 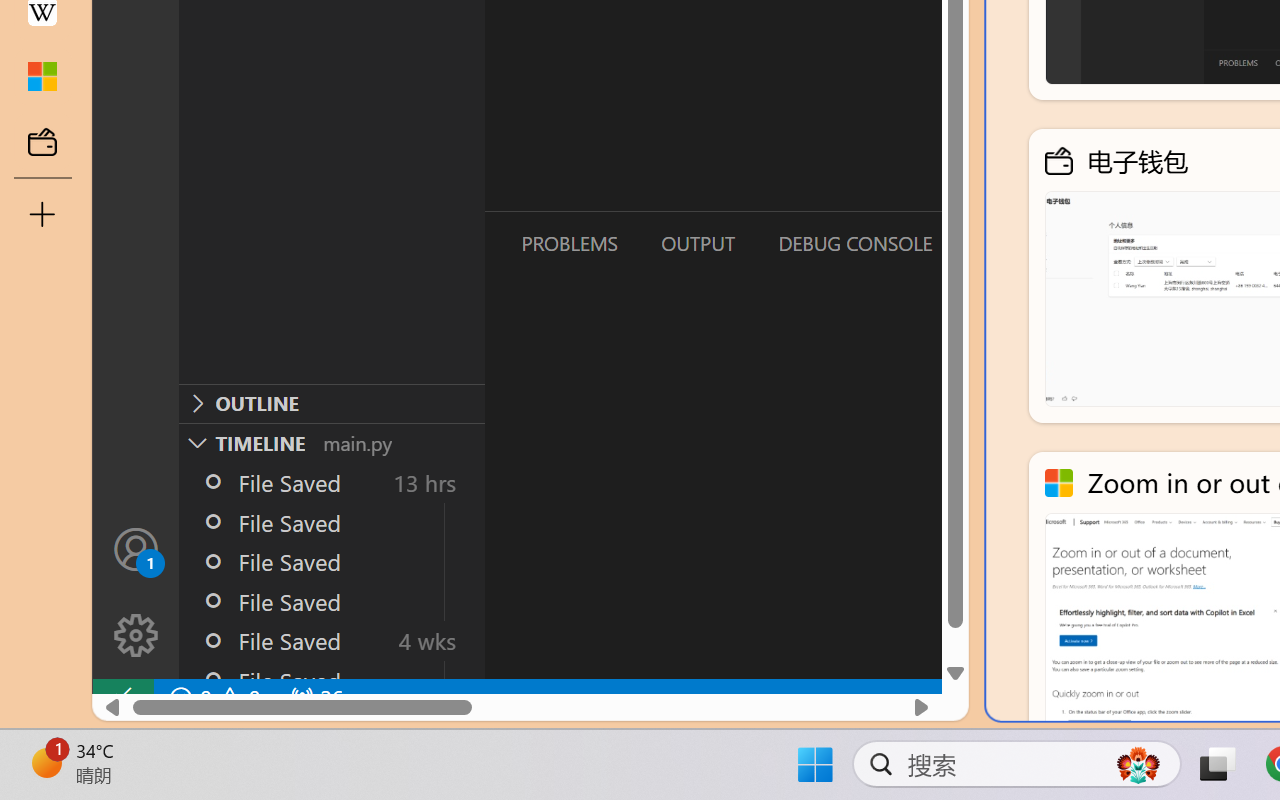 What do you see at coordinates (134, 548) in the screenshot?
I see `'Accounts - Sign in requested'` at bounding box center [134, 548].